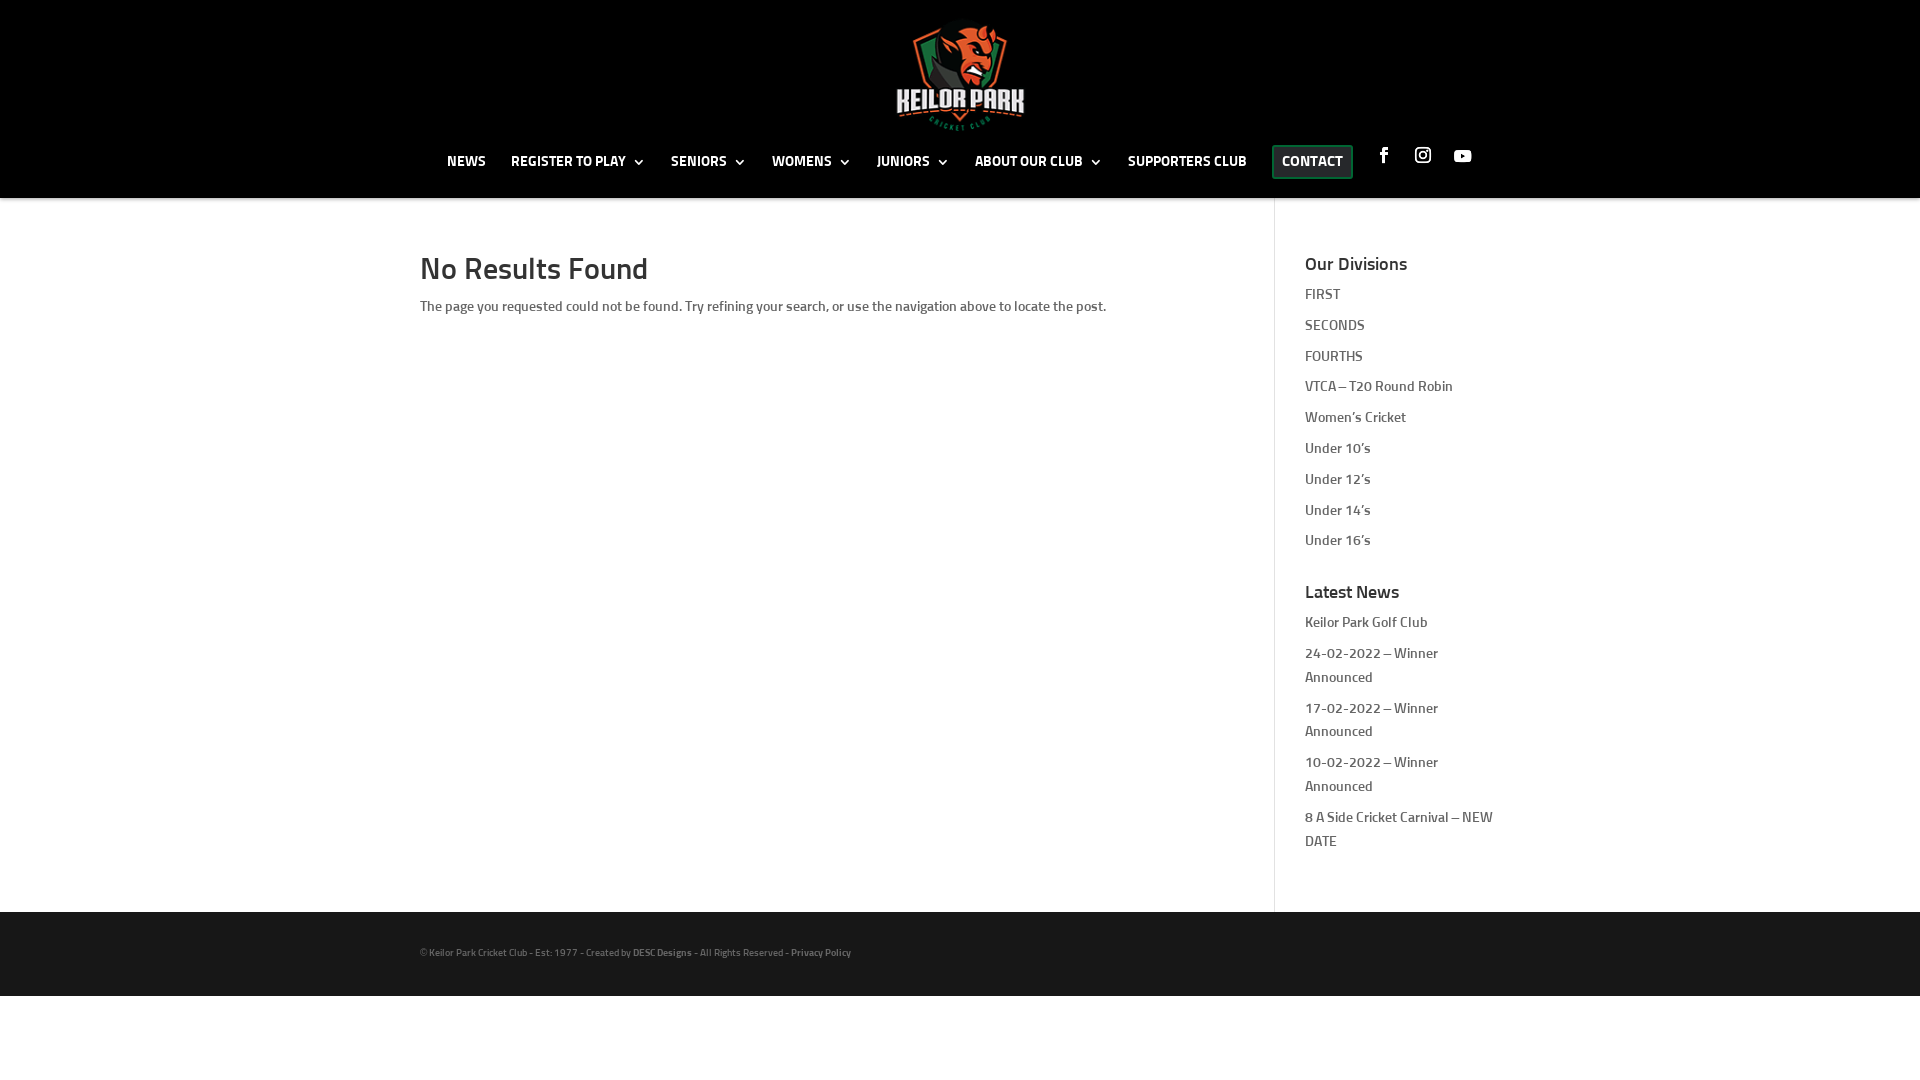 Image resolution: width=1920 pixels, height=1080 pixels. What do you see at coordinates (708, 174) in the screenshot?
I see `'SENIORS'` at bounding box center [708, 174].